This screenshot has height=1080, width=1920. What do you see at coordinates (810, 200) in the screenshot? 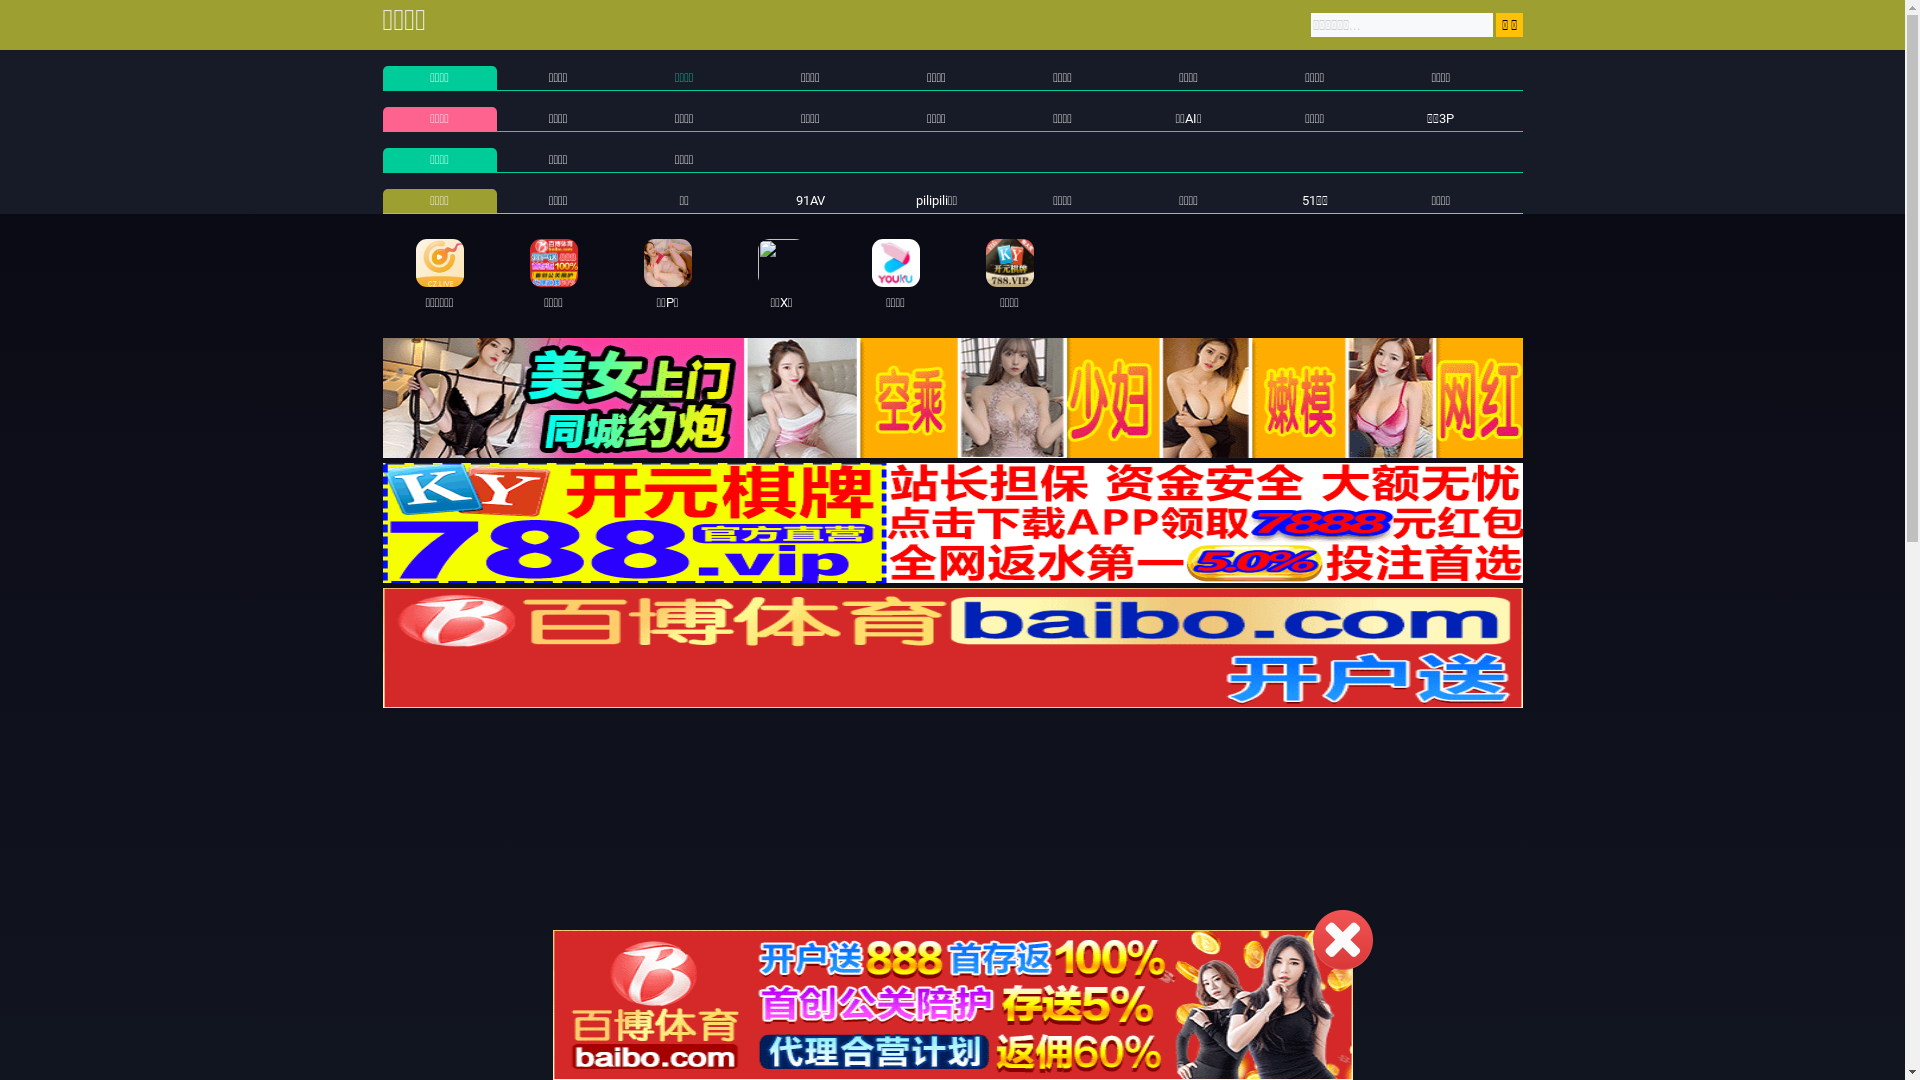
I see `'91AV'` at bounding box center [810, 200].